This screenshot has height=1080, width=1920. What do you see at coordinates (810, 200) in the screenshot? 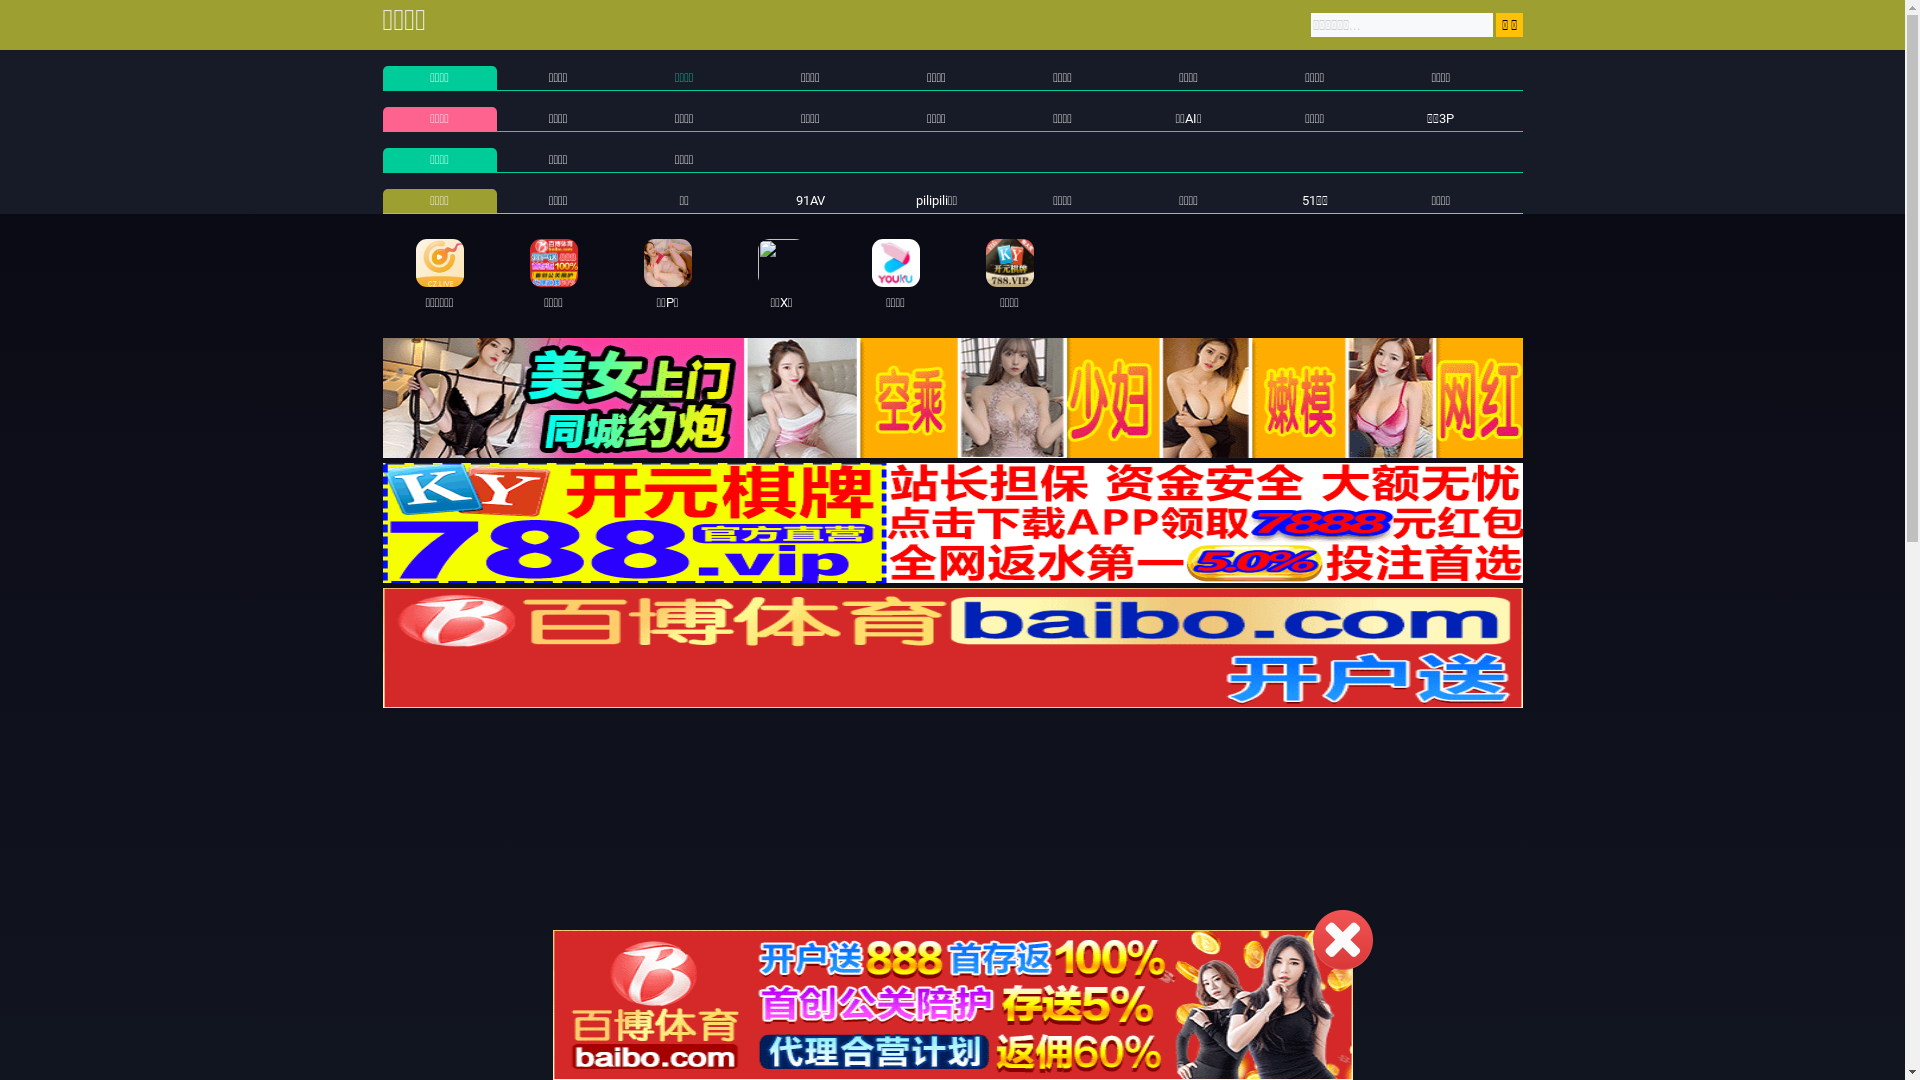
I see `'91AV'` at bounding box center [810, 200].